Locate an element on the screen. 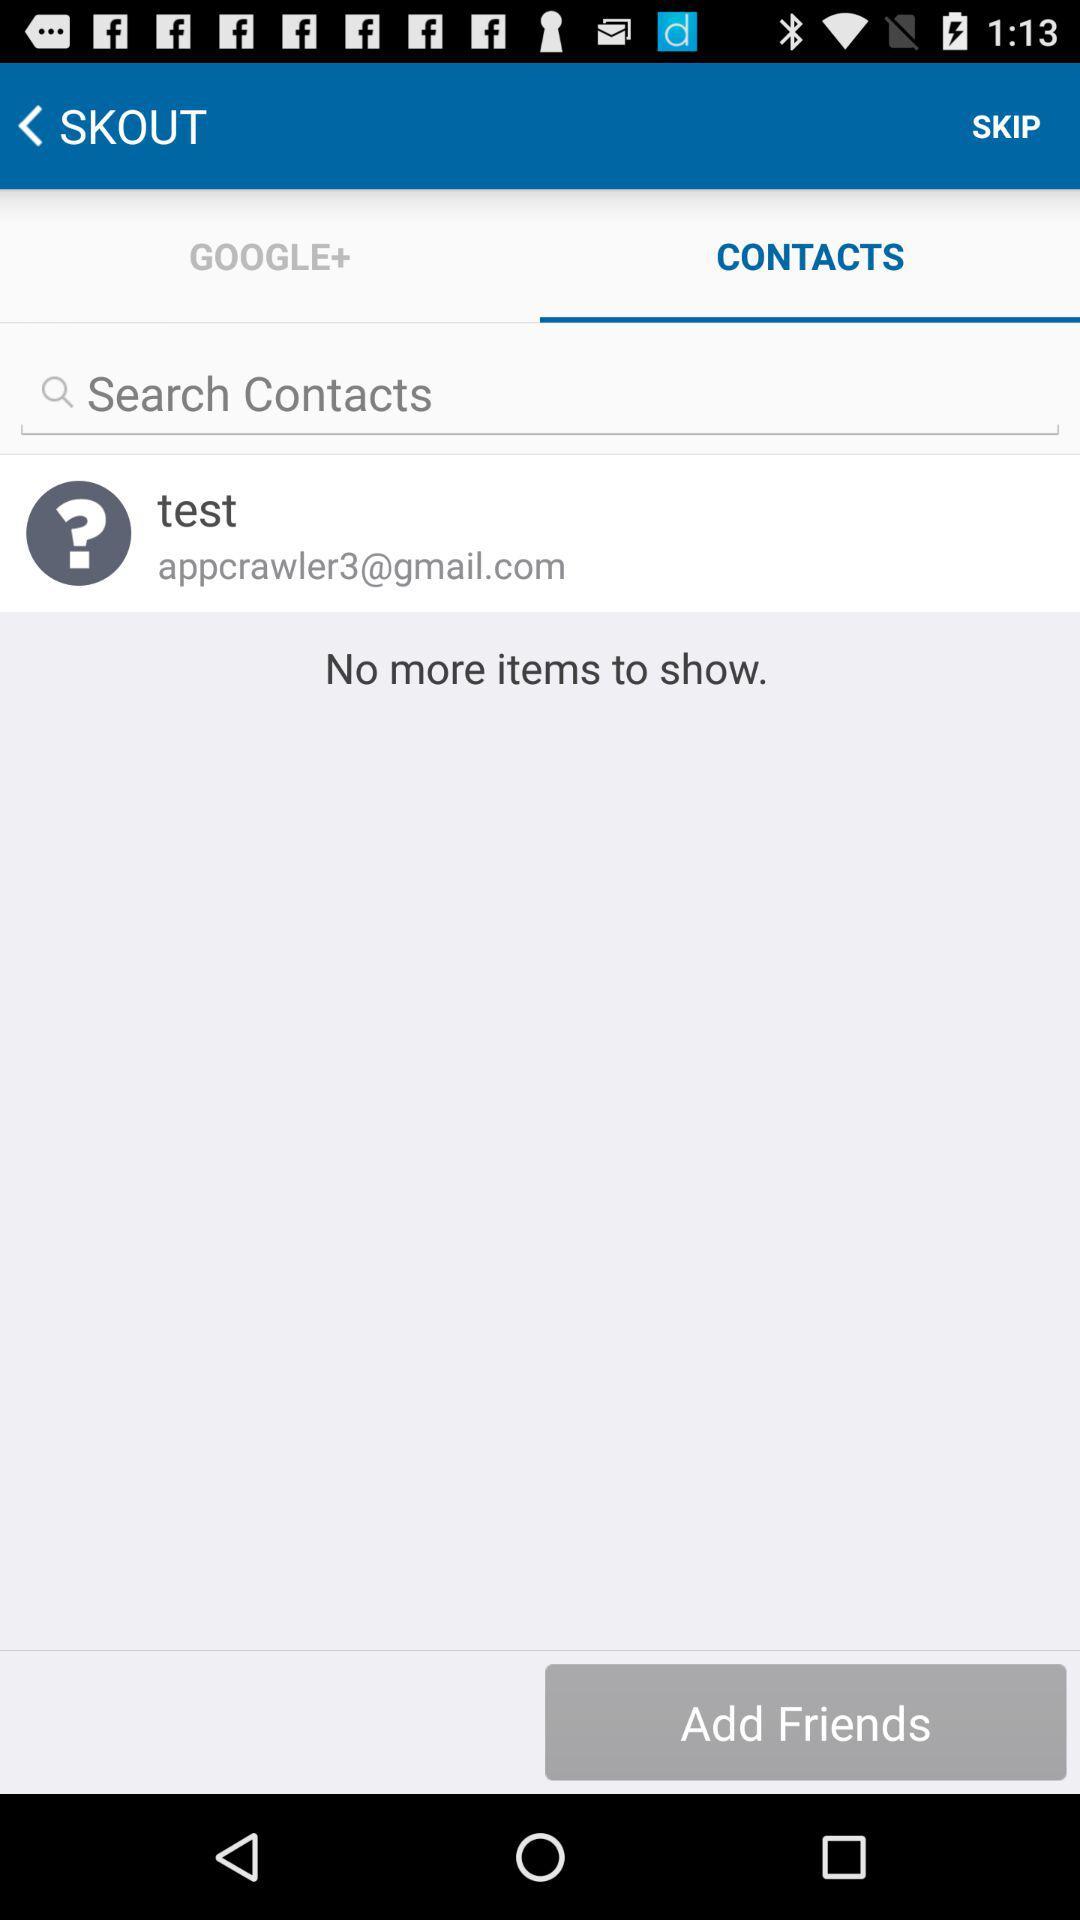  item next to the contacts icon is located at coordinates (270, 254).